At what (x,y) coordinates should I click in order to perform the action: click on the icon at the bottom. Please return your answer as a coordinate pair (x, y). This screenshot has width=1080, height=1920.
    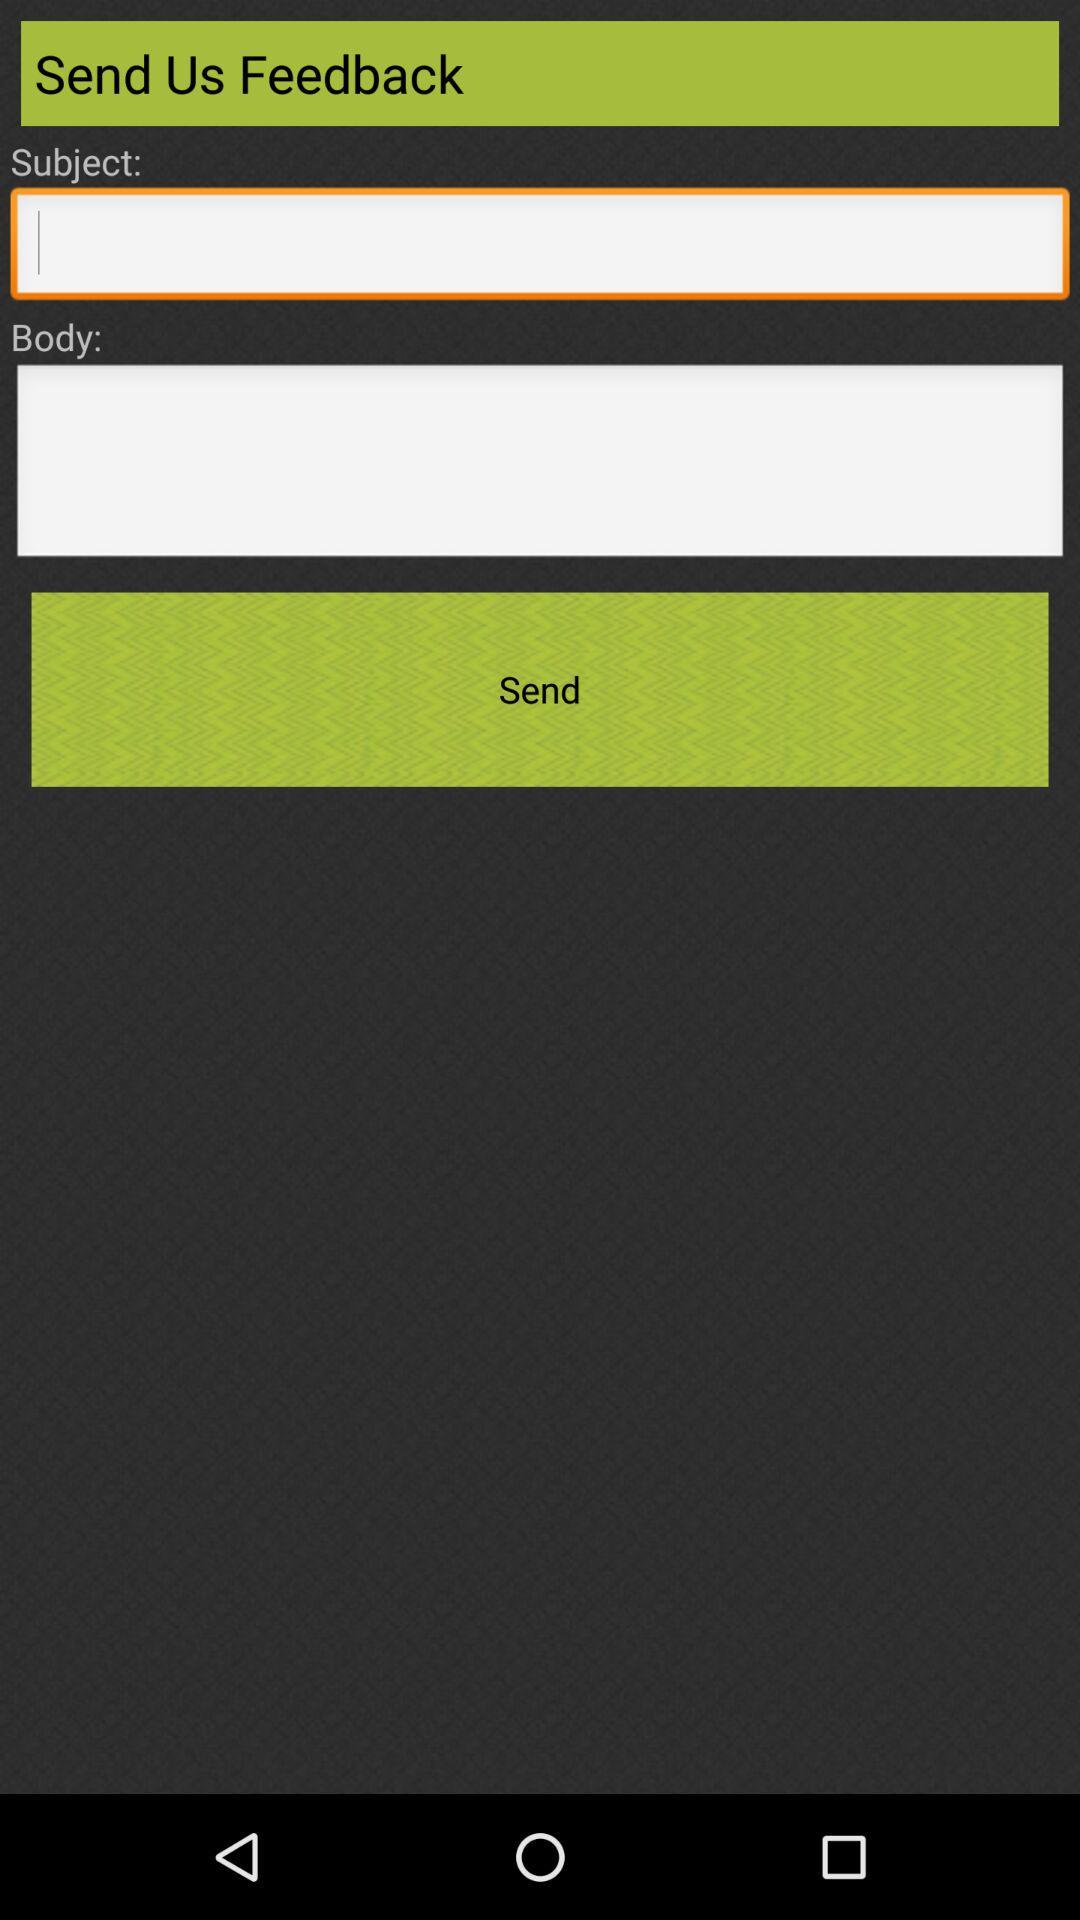
    Looking at the image, I should click on (540, 1727).